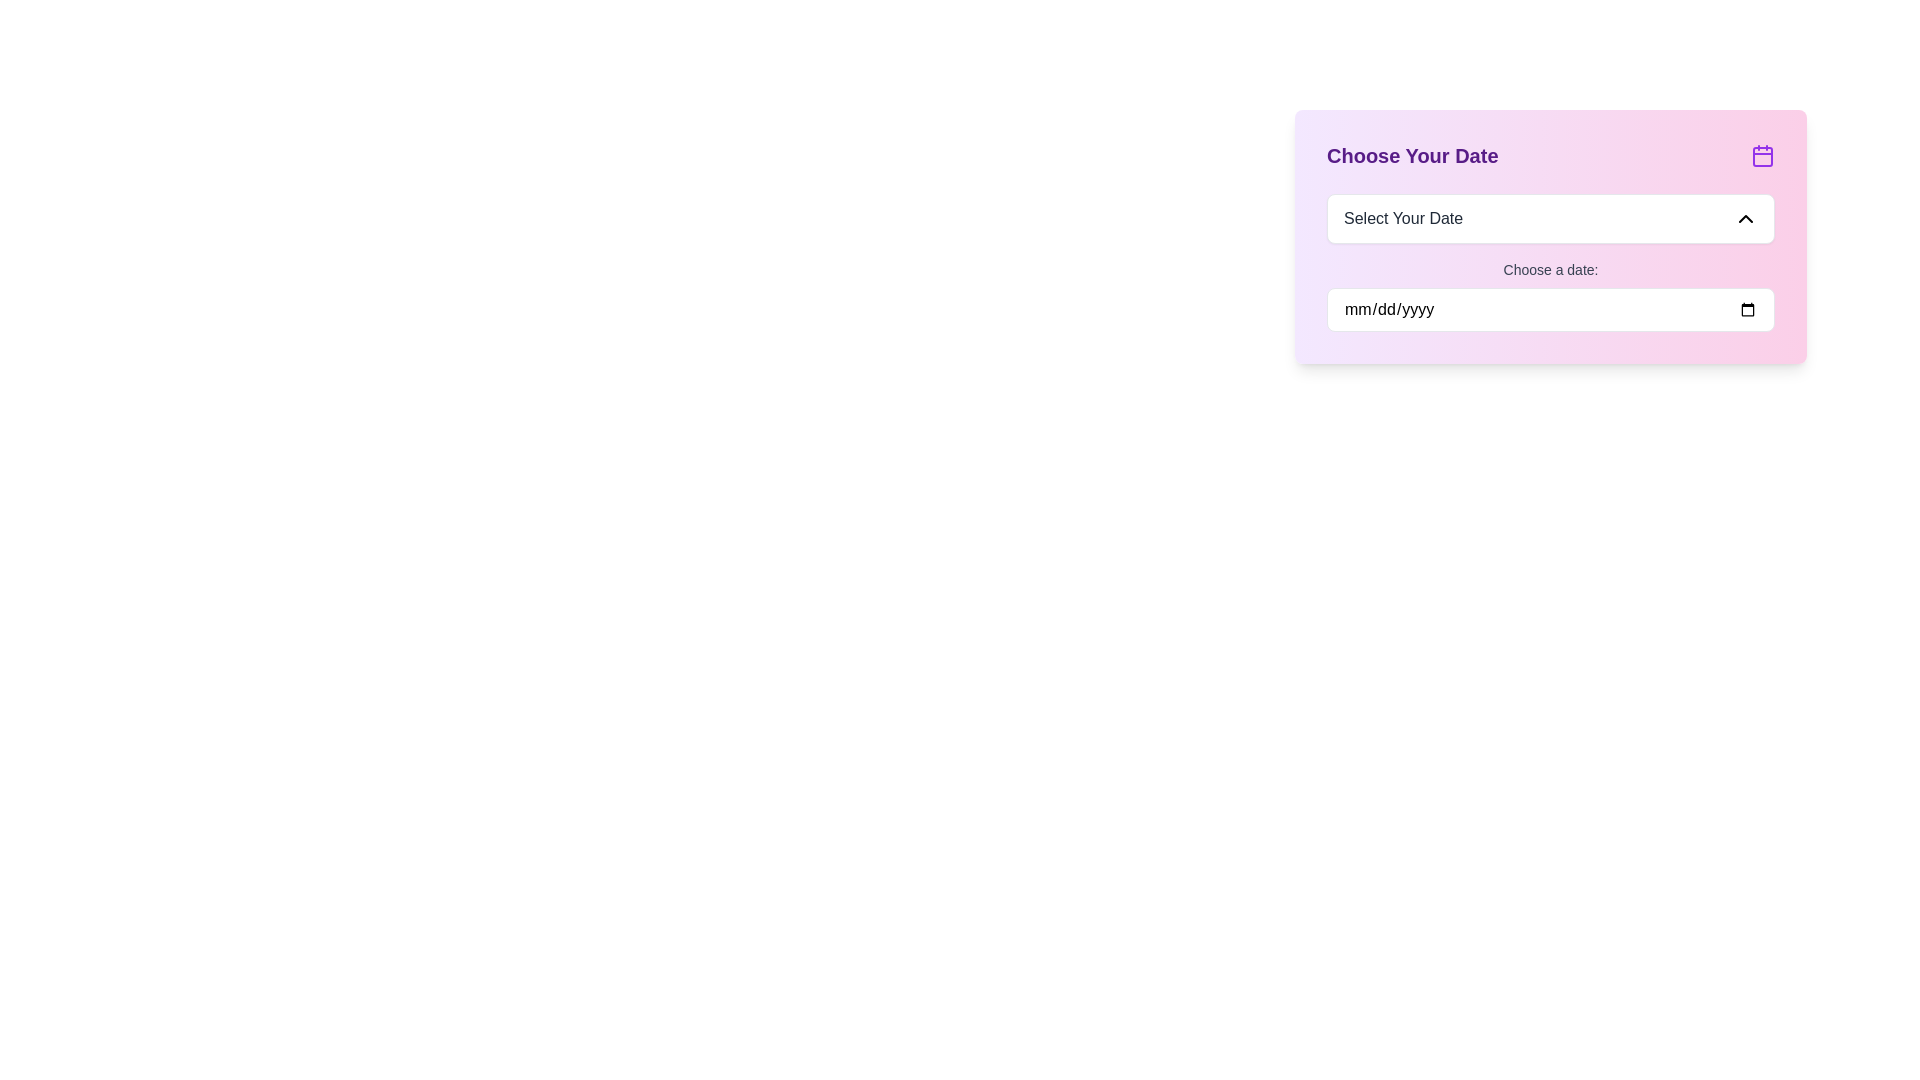  I want to click on the pink rounded rectangular background of the calendar icon located in the top-right corner of the card interface, so click(1762, 156).